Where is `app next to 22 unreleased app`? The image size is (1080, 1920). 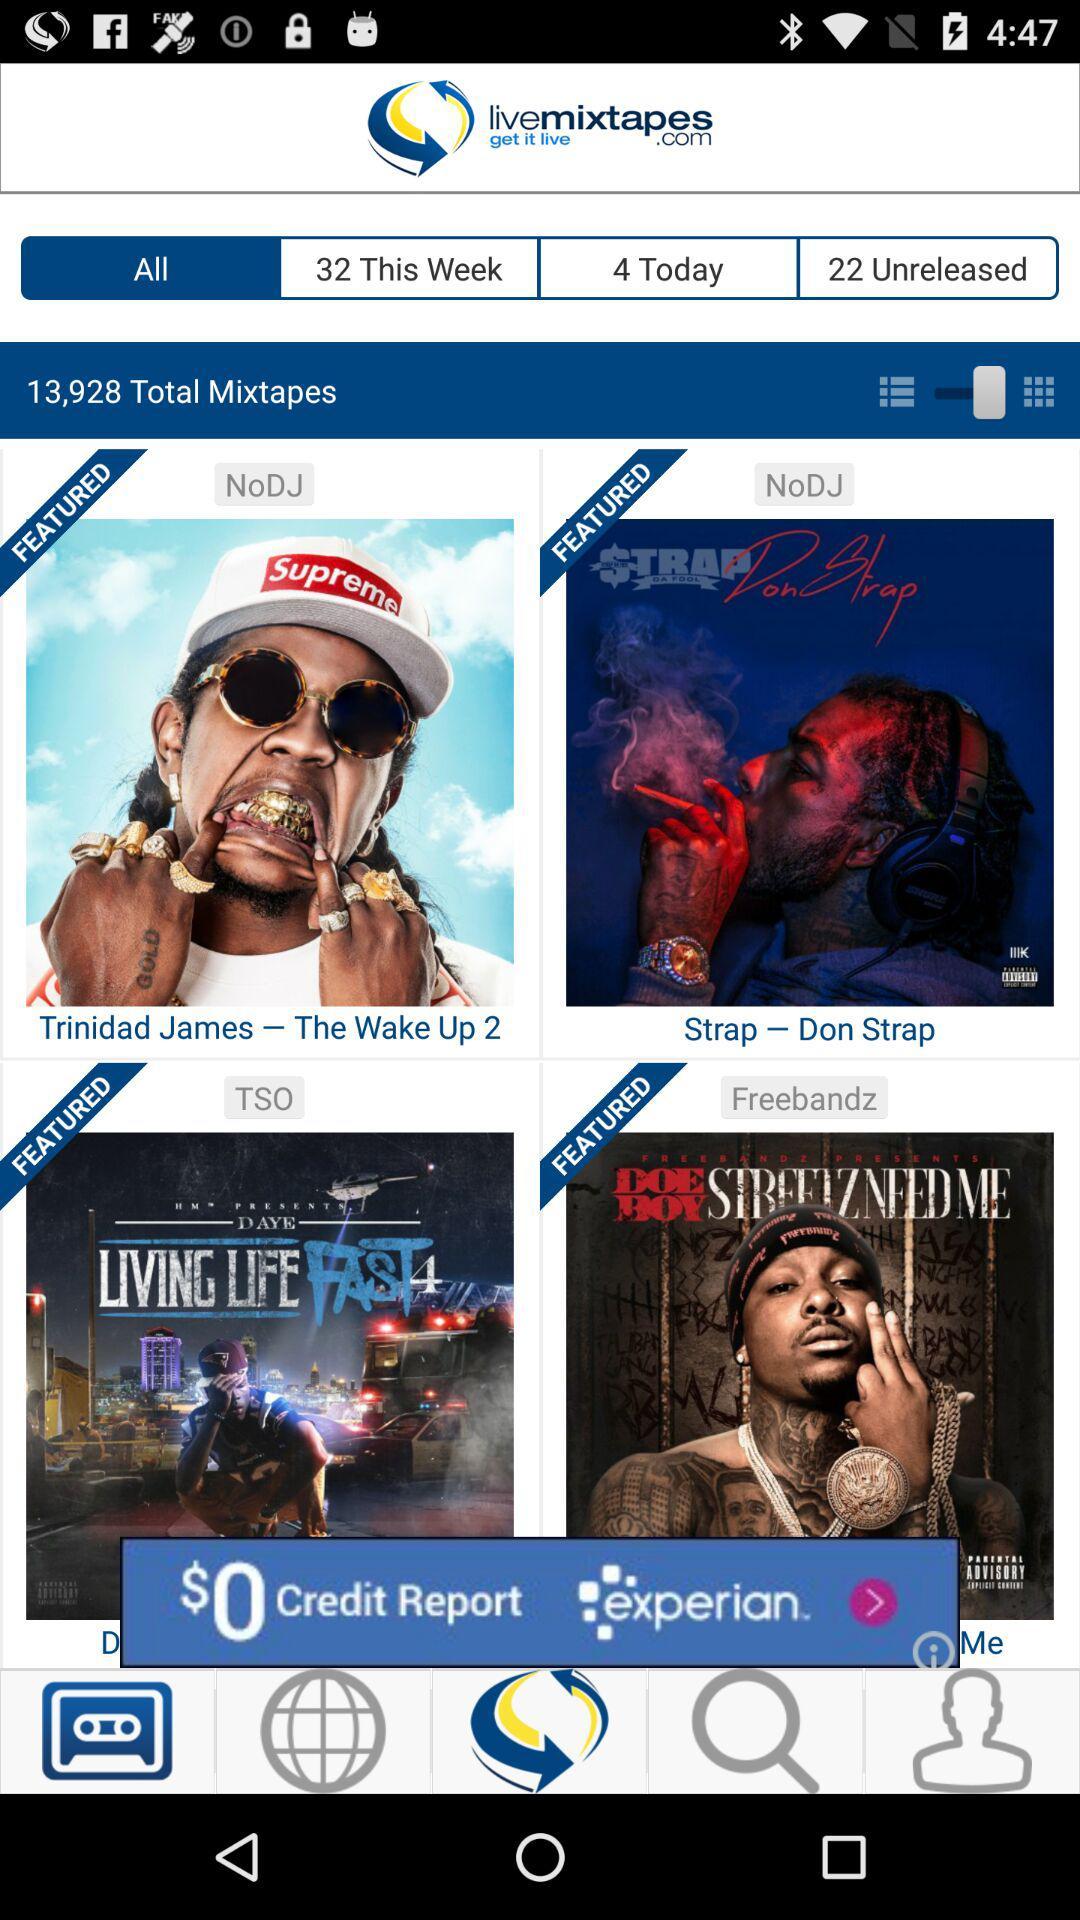
app next to 22 unreleased app is located at coordinates (669, 267).